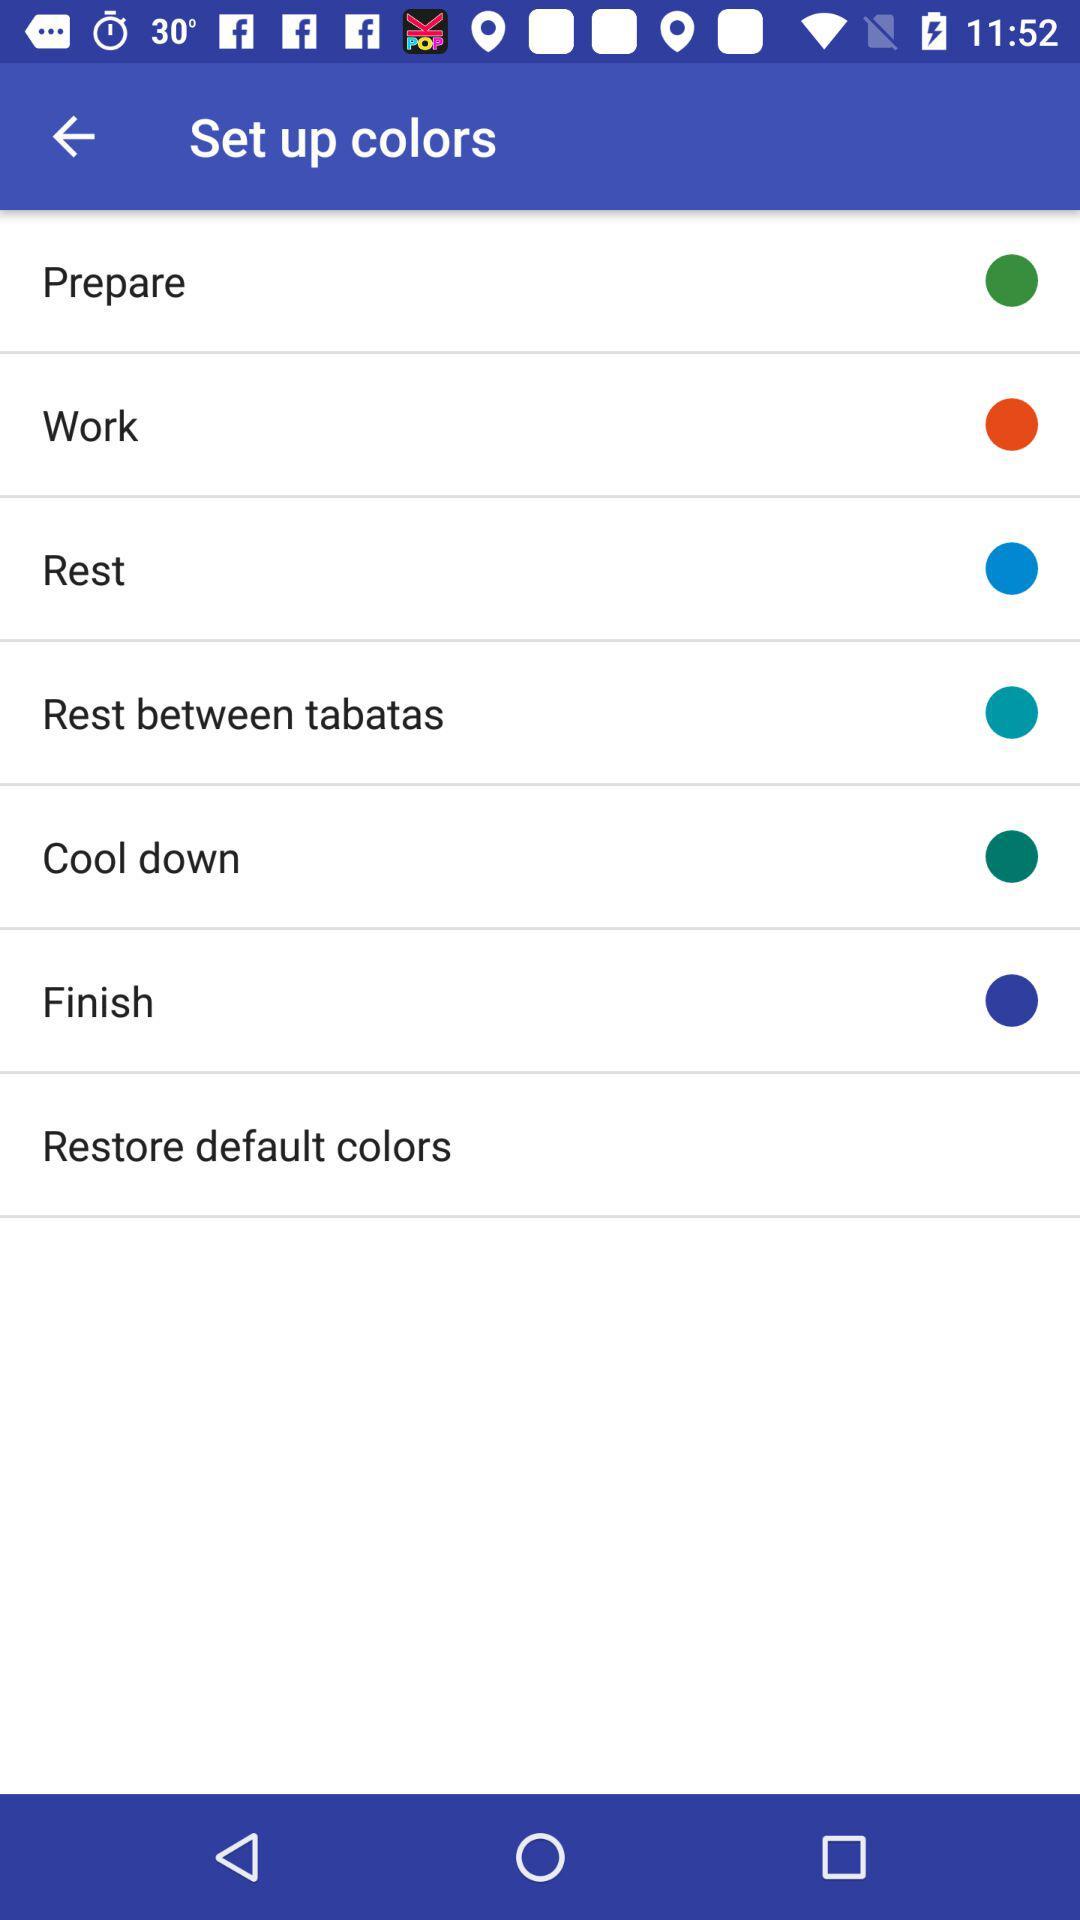 The height and width of the screenshot is (1920, 1080). I want to click on the icon right to cool down, so click(1011, 856).